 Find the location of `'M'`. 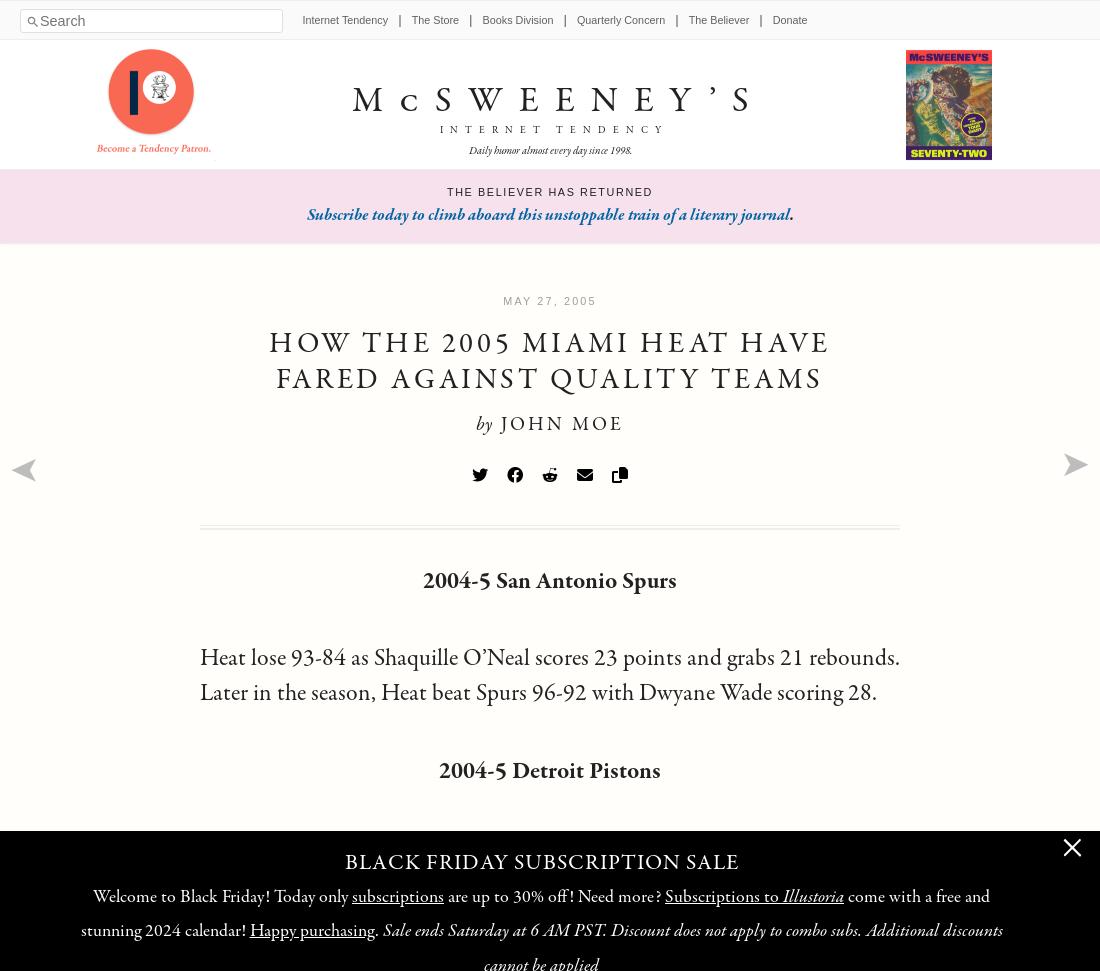

'M' is located at coordinates (374, 100).